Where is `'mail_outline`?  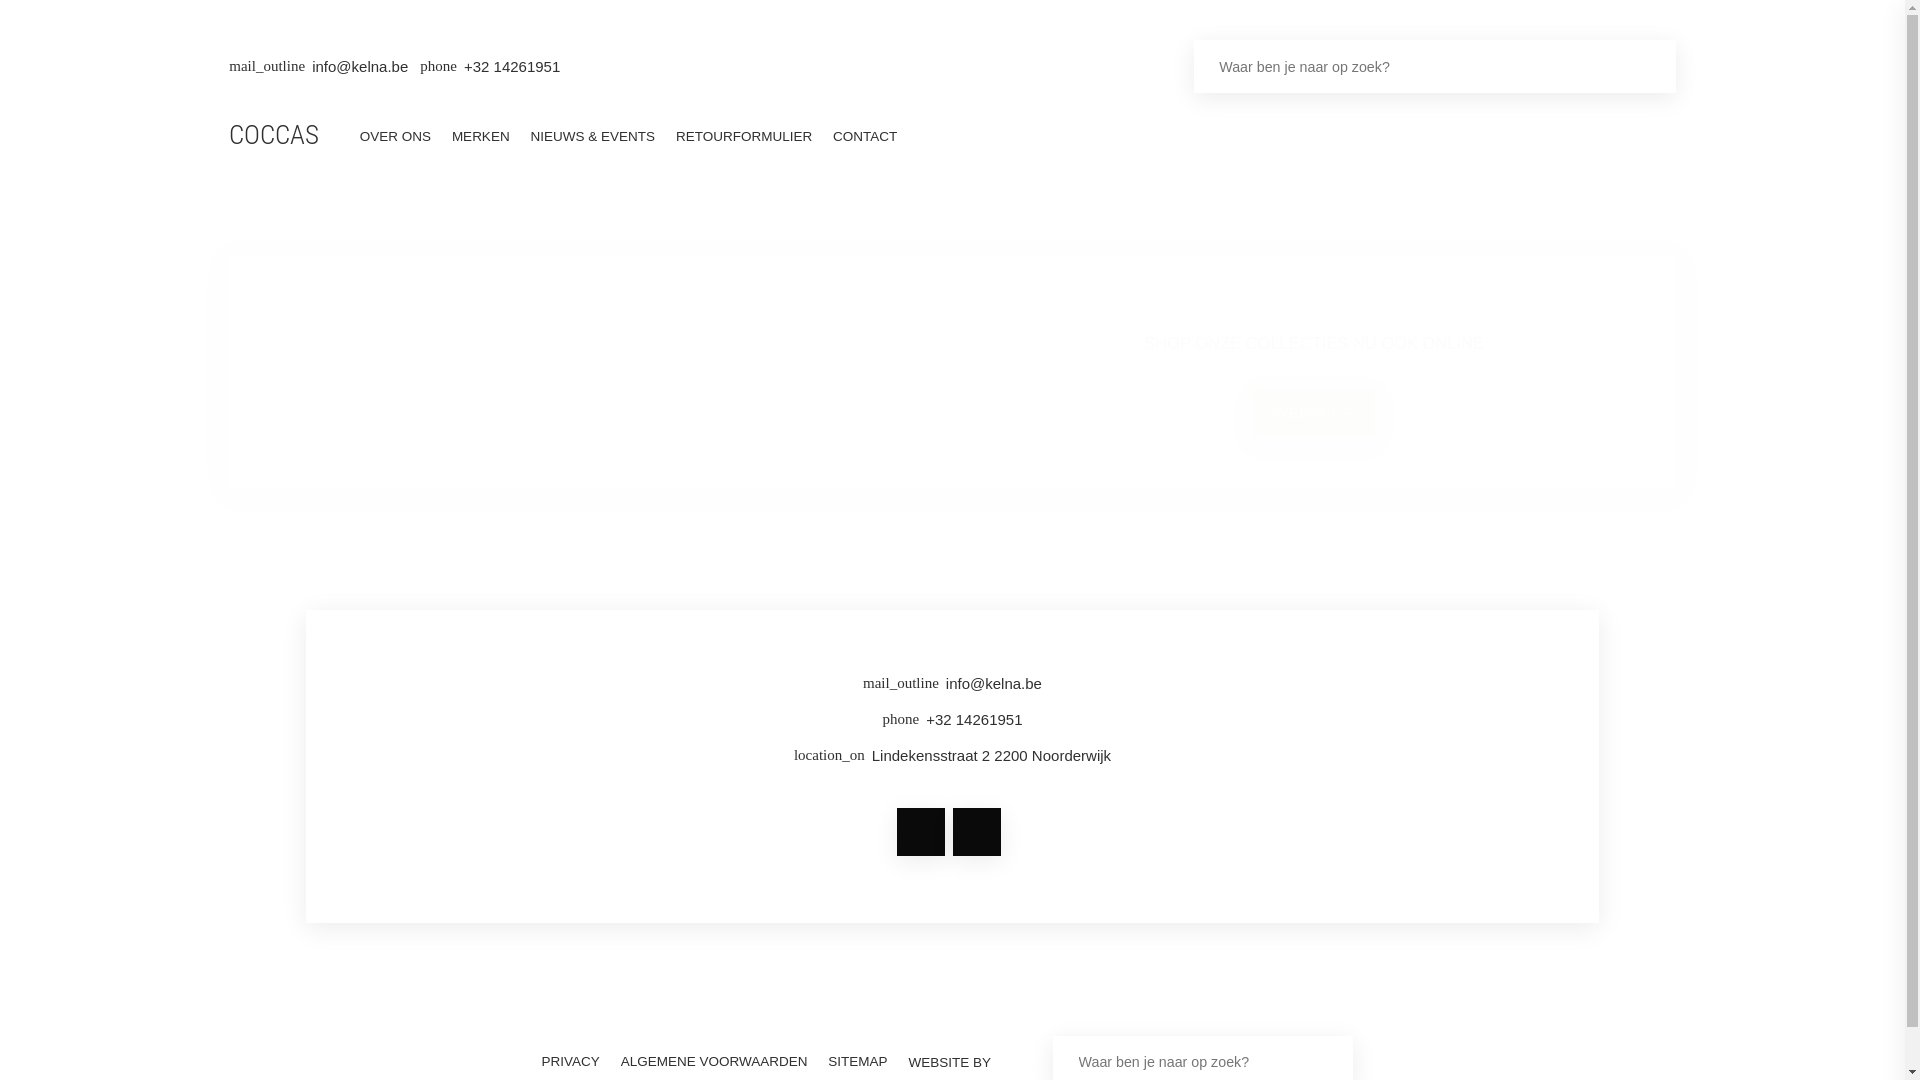
'mail_outline is located at coordinates (317, 65).